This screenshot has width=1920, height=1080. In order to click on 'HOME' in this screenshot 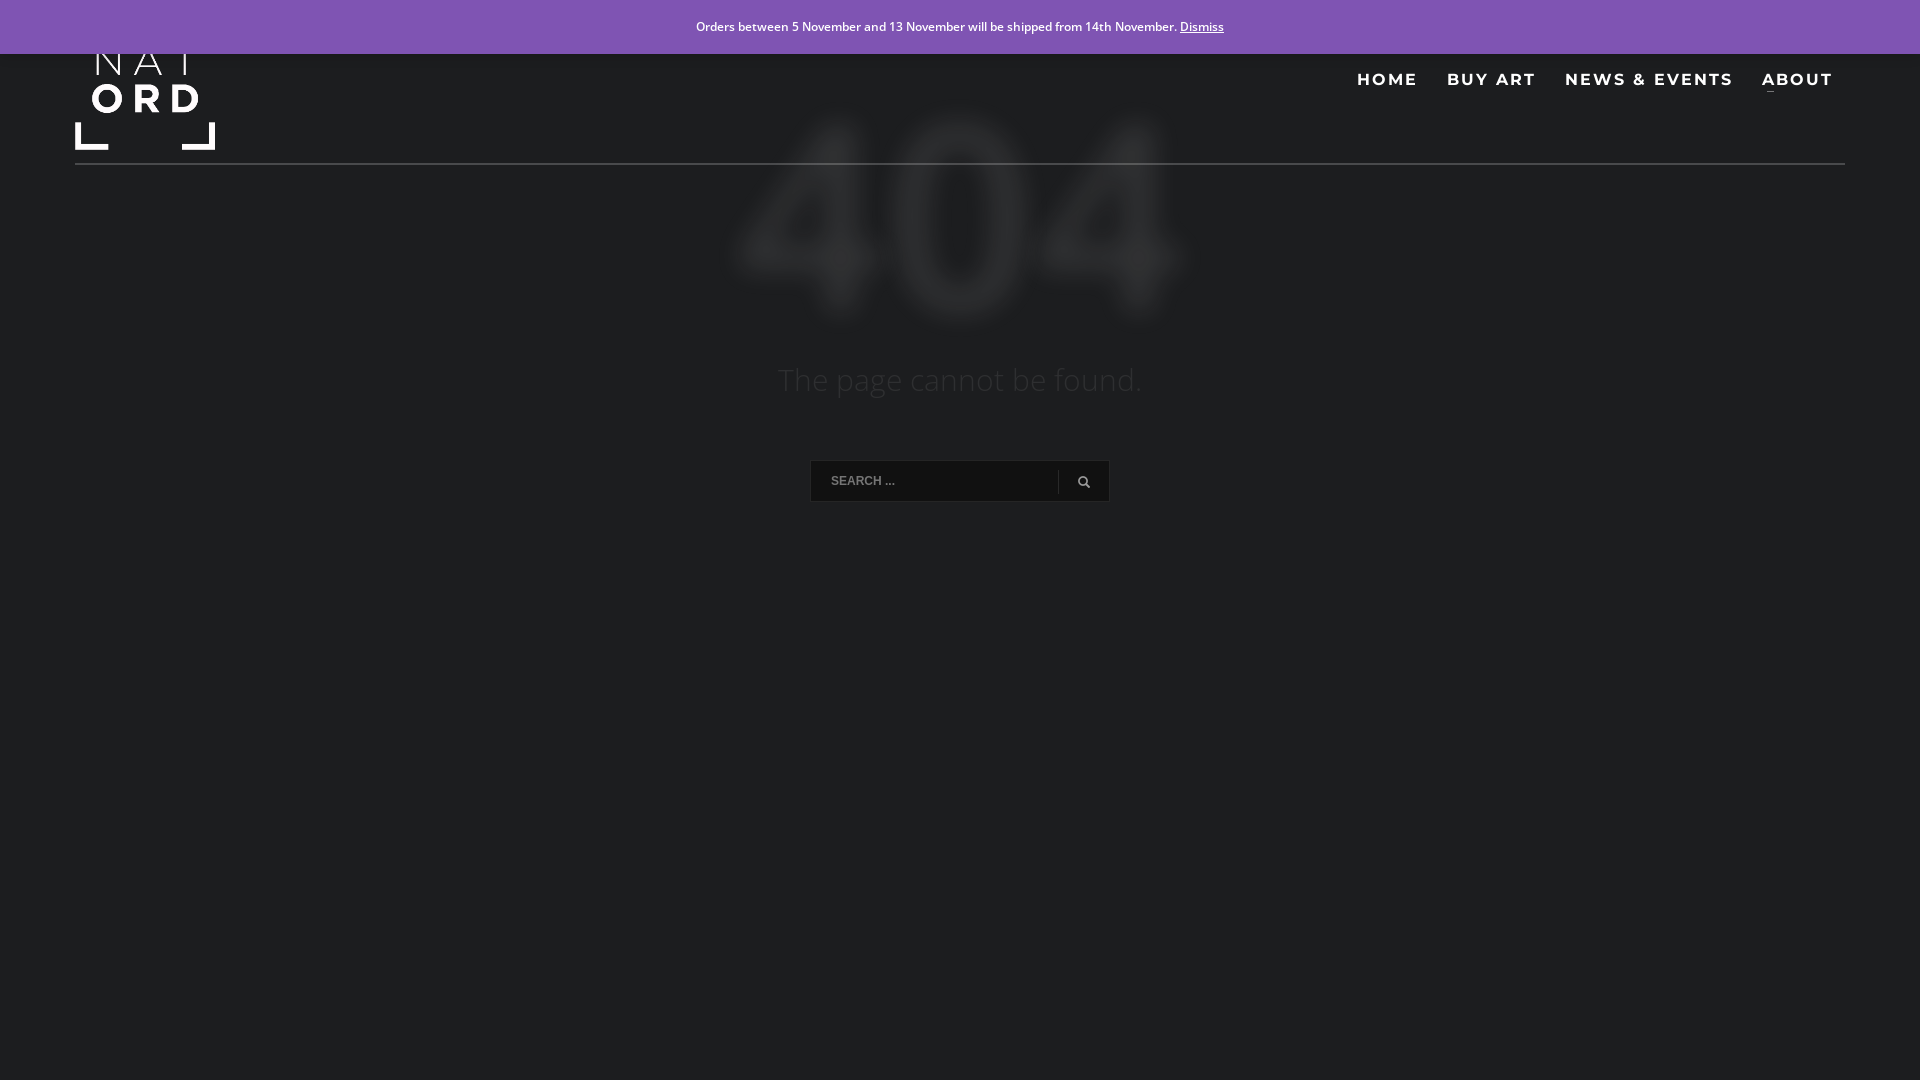, I will do `click(1386, 79)`.